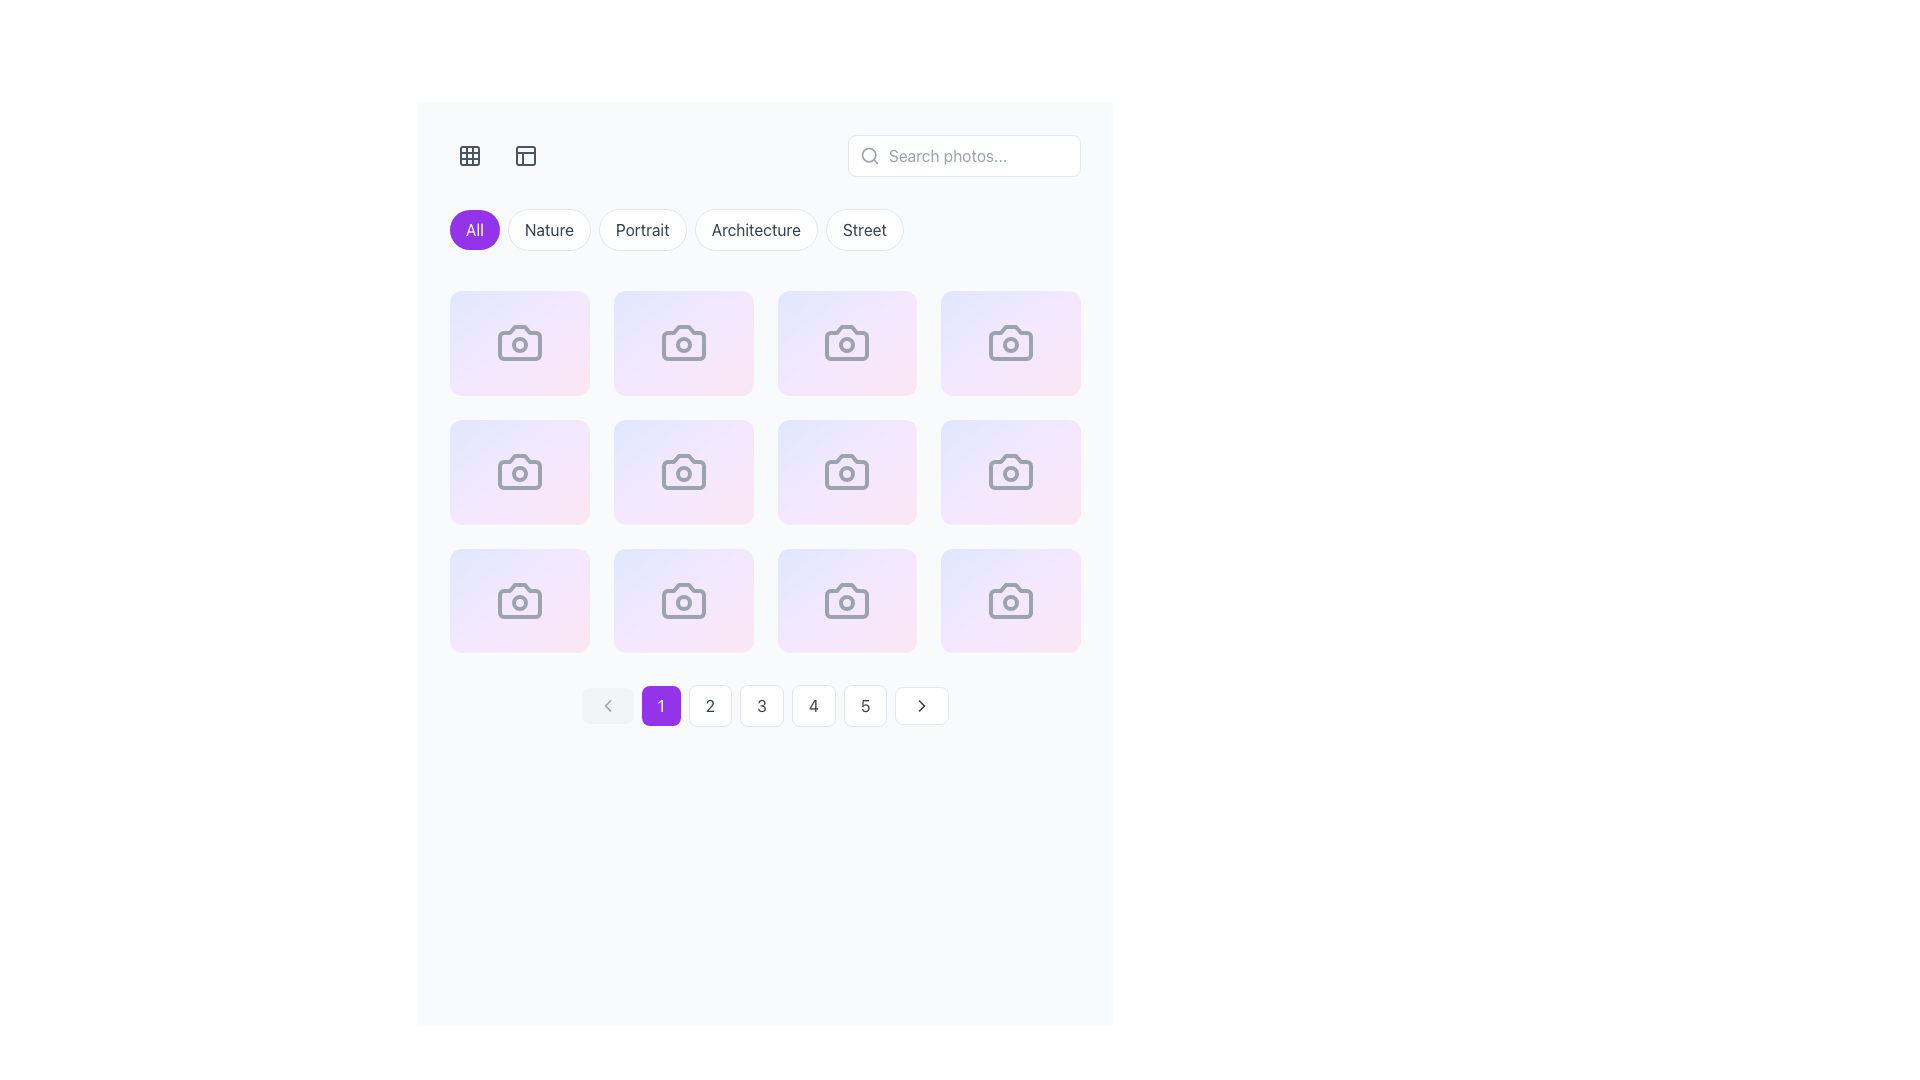  What do you see at coordinates (642, 229) in the screenshot?
I see `the 'Portrait' button, which is a rounded rectangular button with a white background and gray border, located between the 'Nature' and 'Architecture' buttons to apply the filter` at bounding box center [642, 229].